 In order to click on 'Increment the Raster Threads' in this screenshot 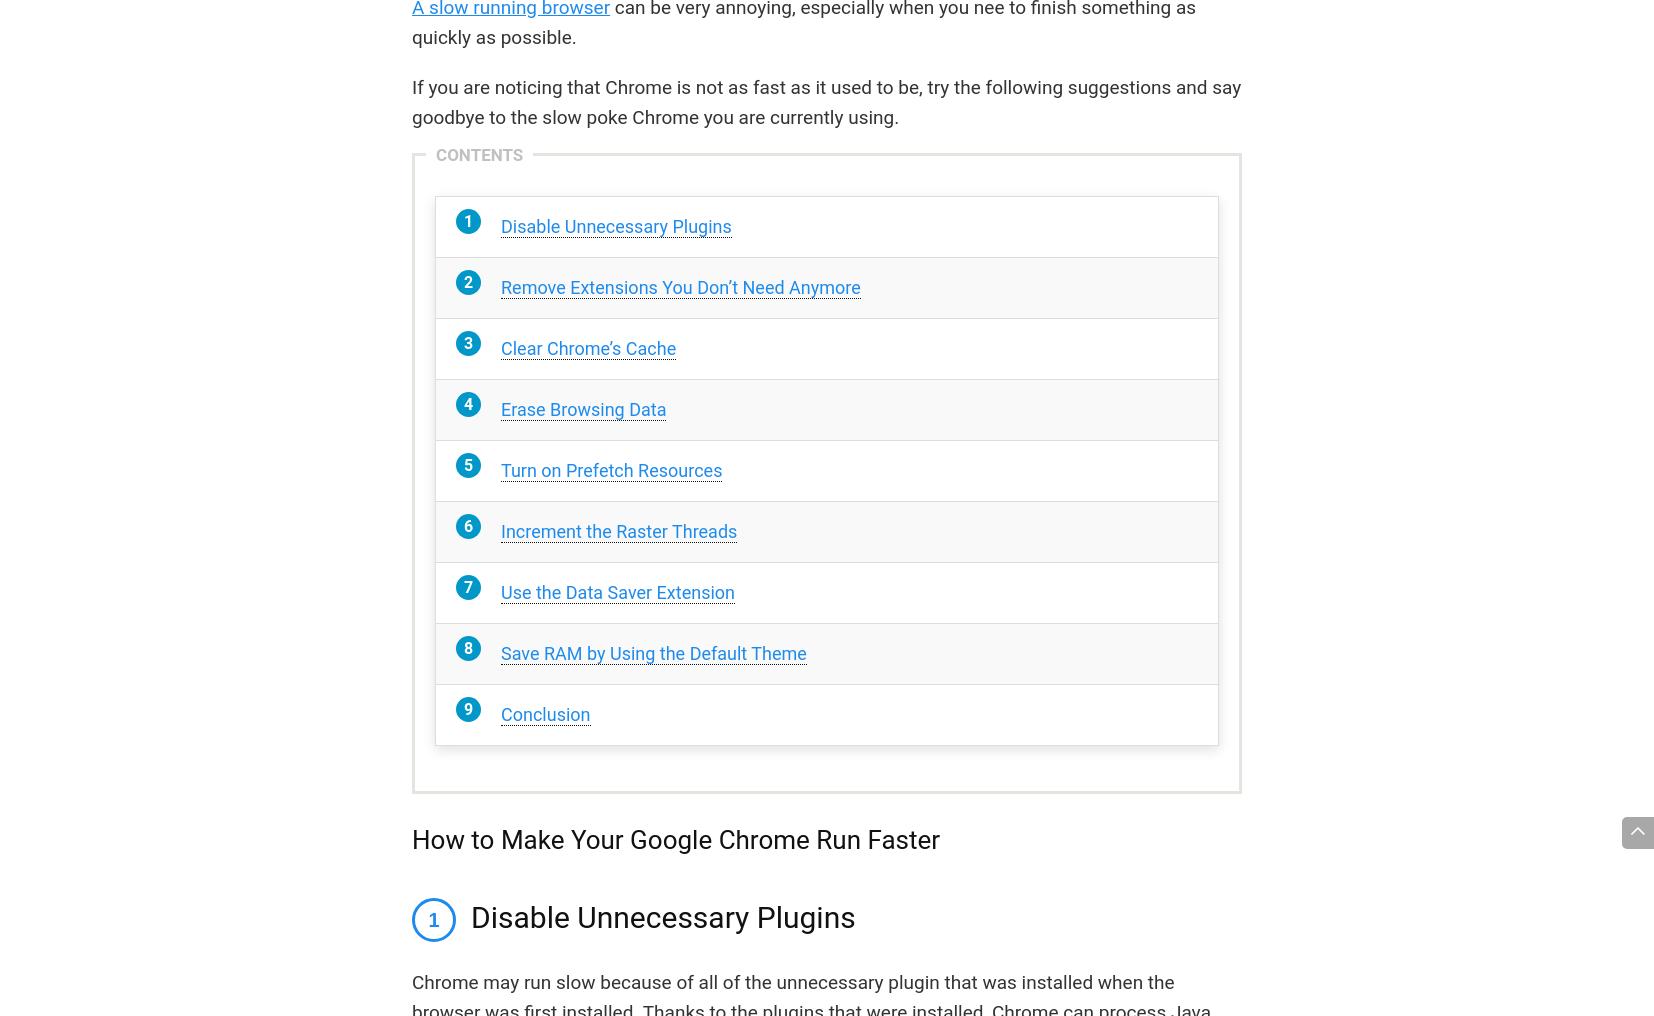, I will do `click(618, 530)`.